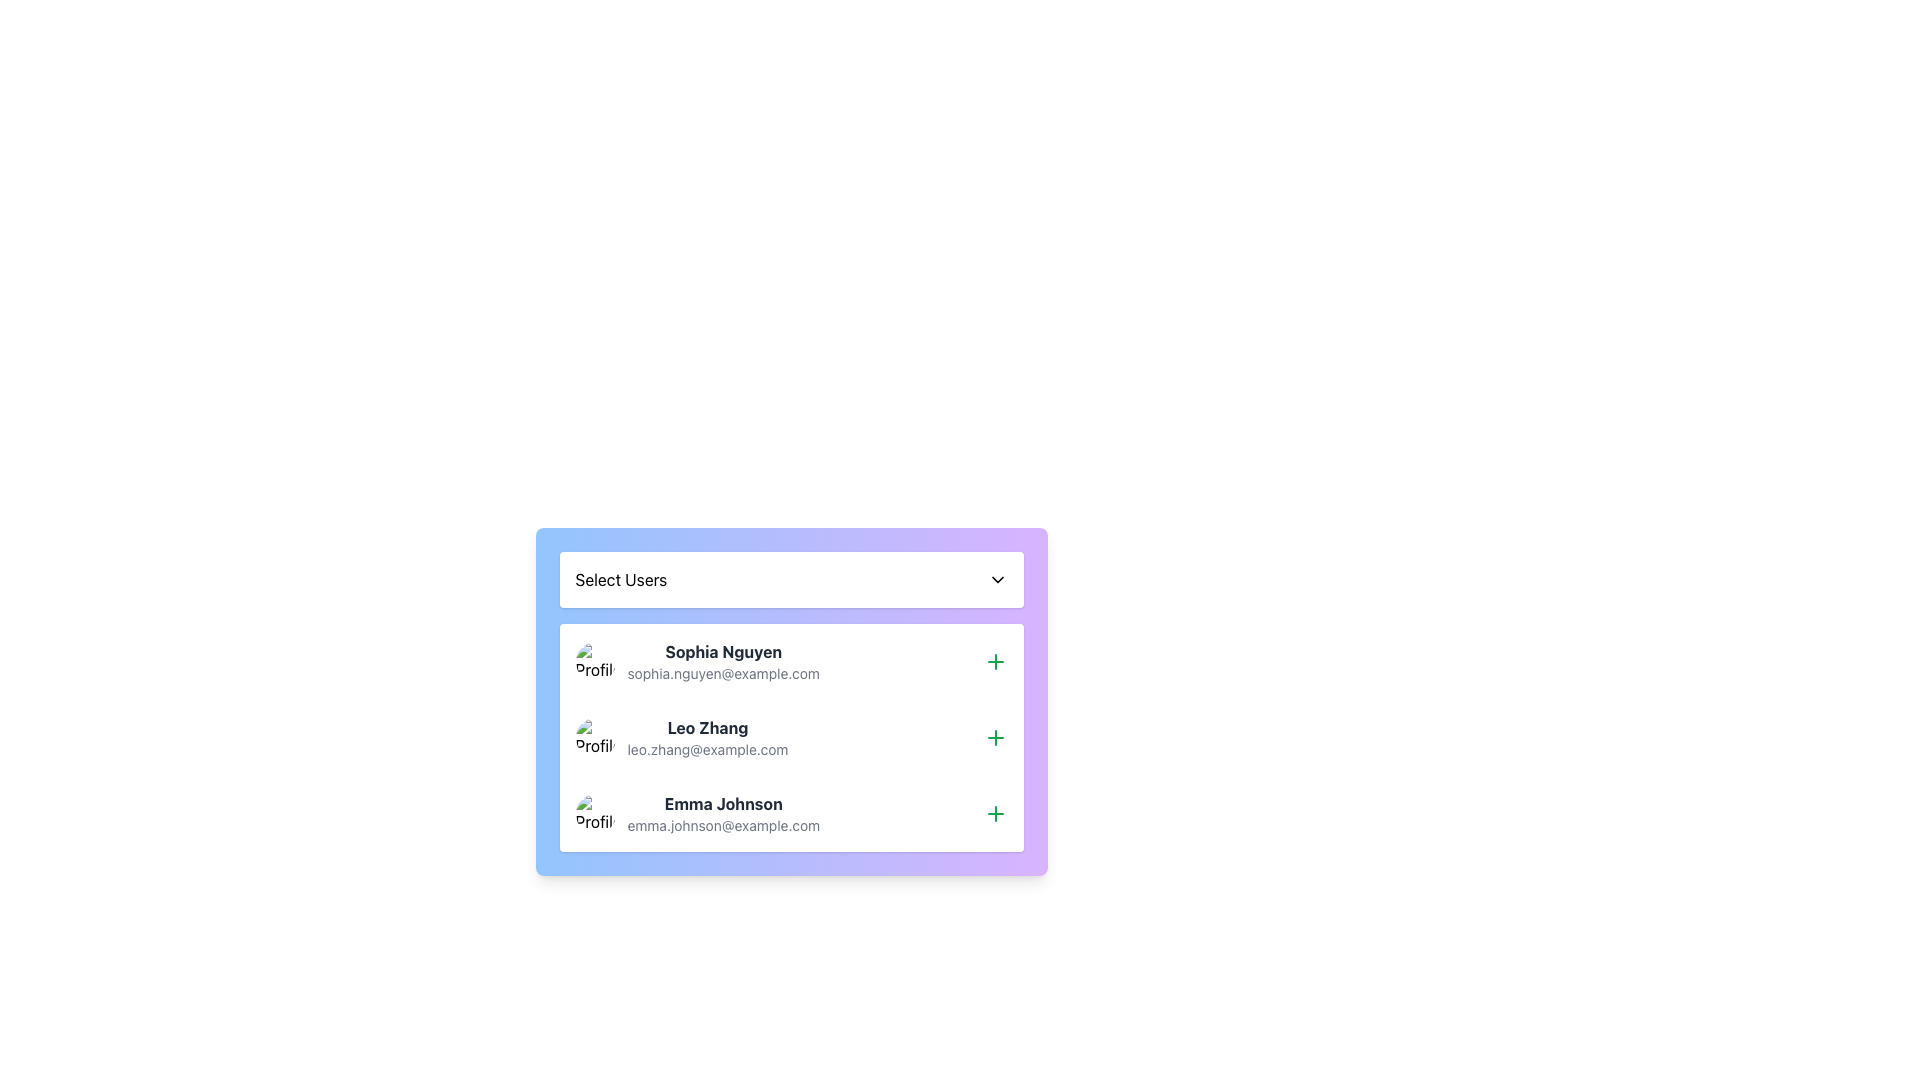 The image size is (1920, 1080). I want to click on the User Information Display containing the text 'Emma Johnson' and the email 'emma.johnson@example.com', so click(697, 813).